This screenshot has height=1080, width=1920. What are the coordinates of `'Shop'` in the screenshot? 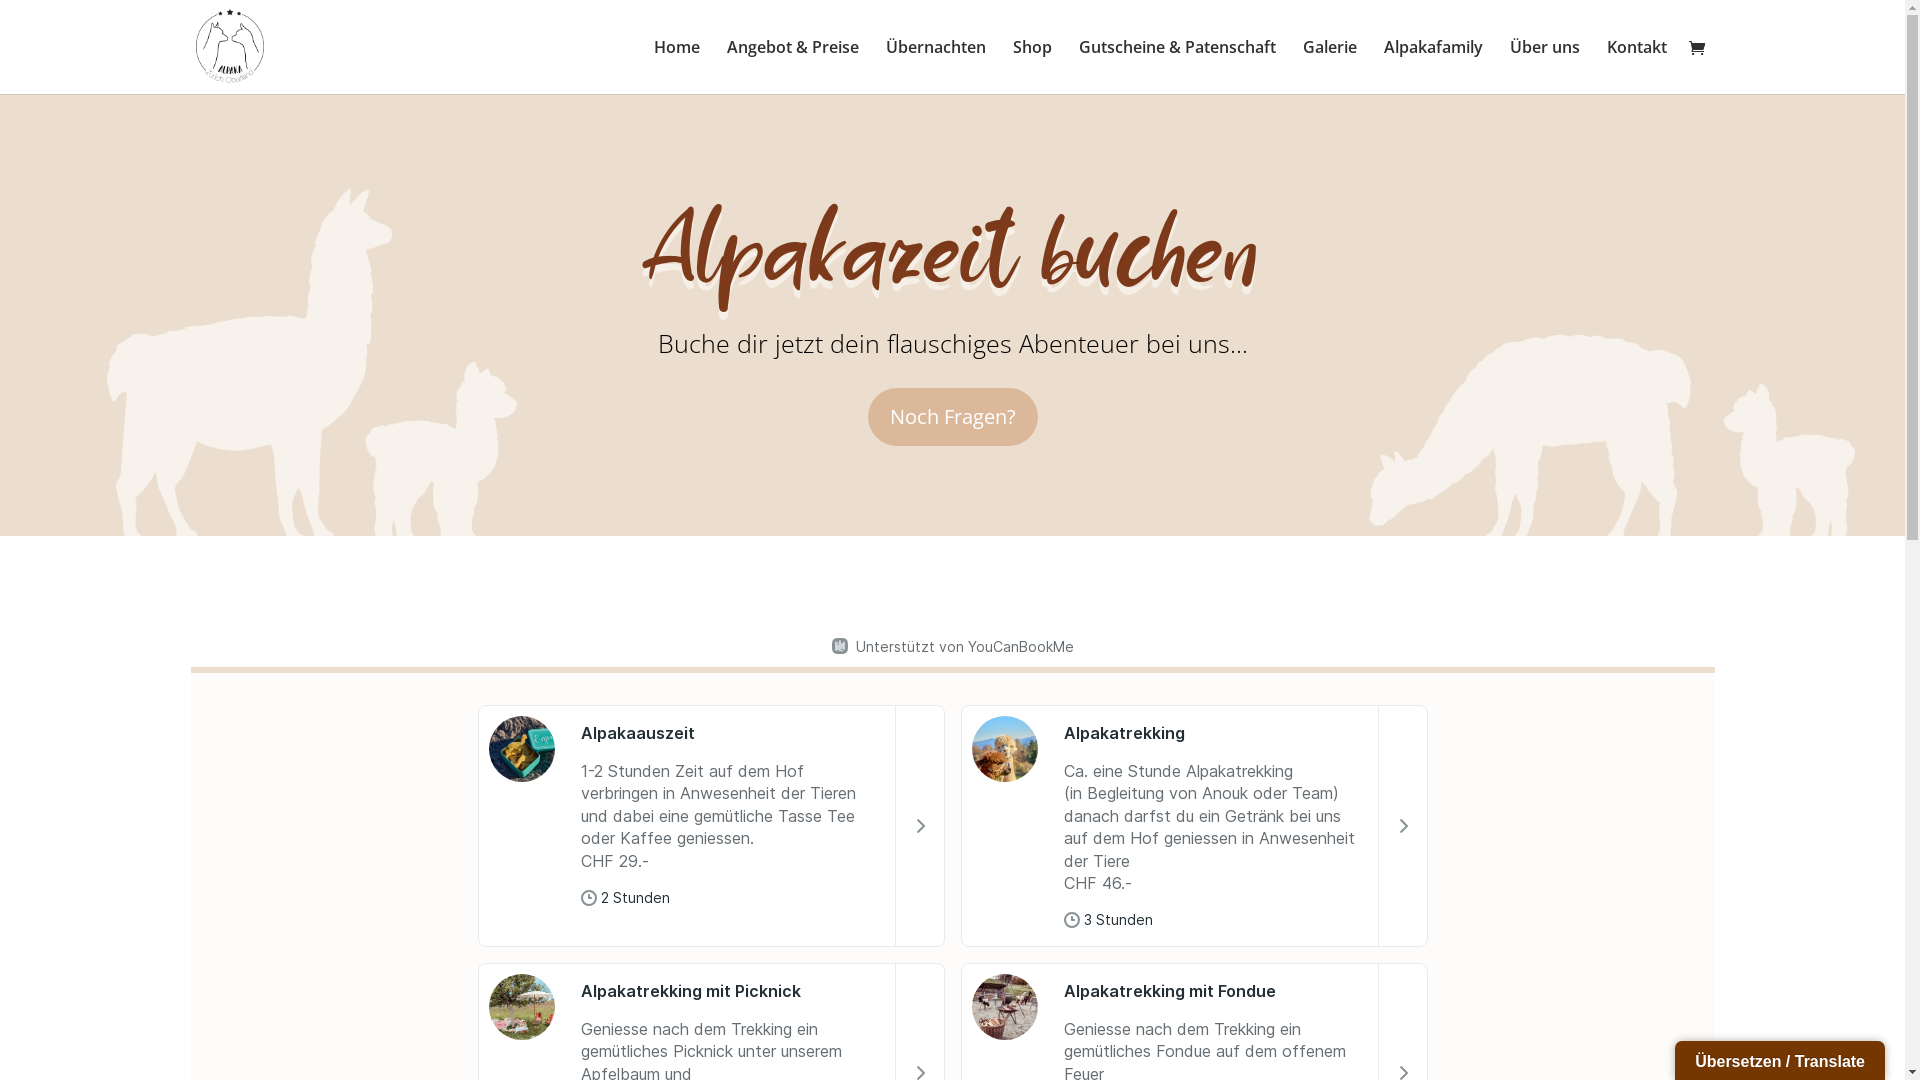 It's located at (1031, 65).